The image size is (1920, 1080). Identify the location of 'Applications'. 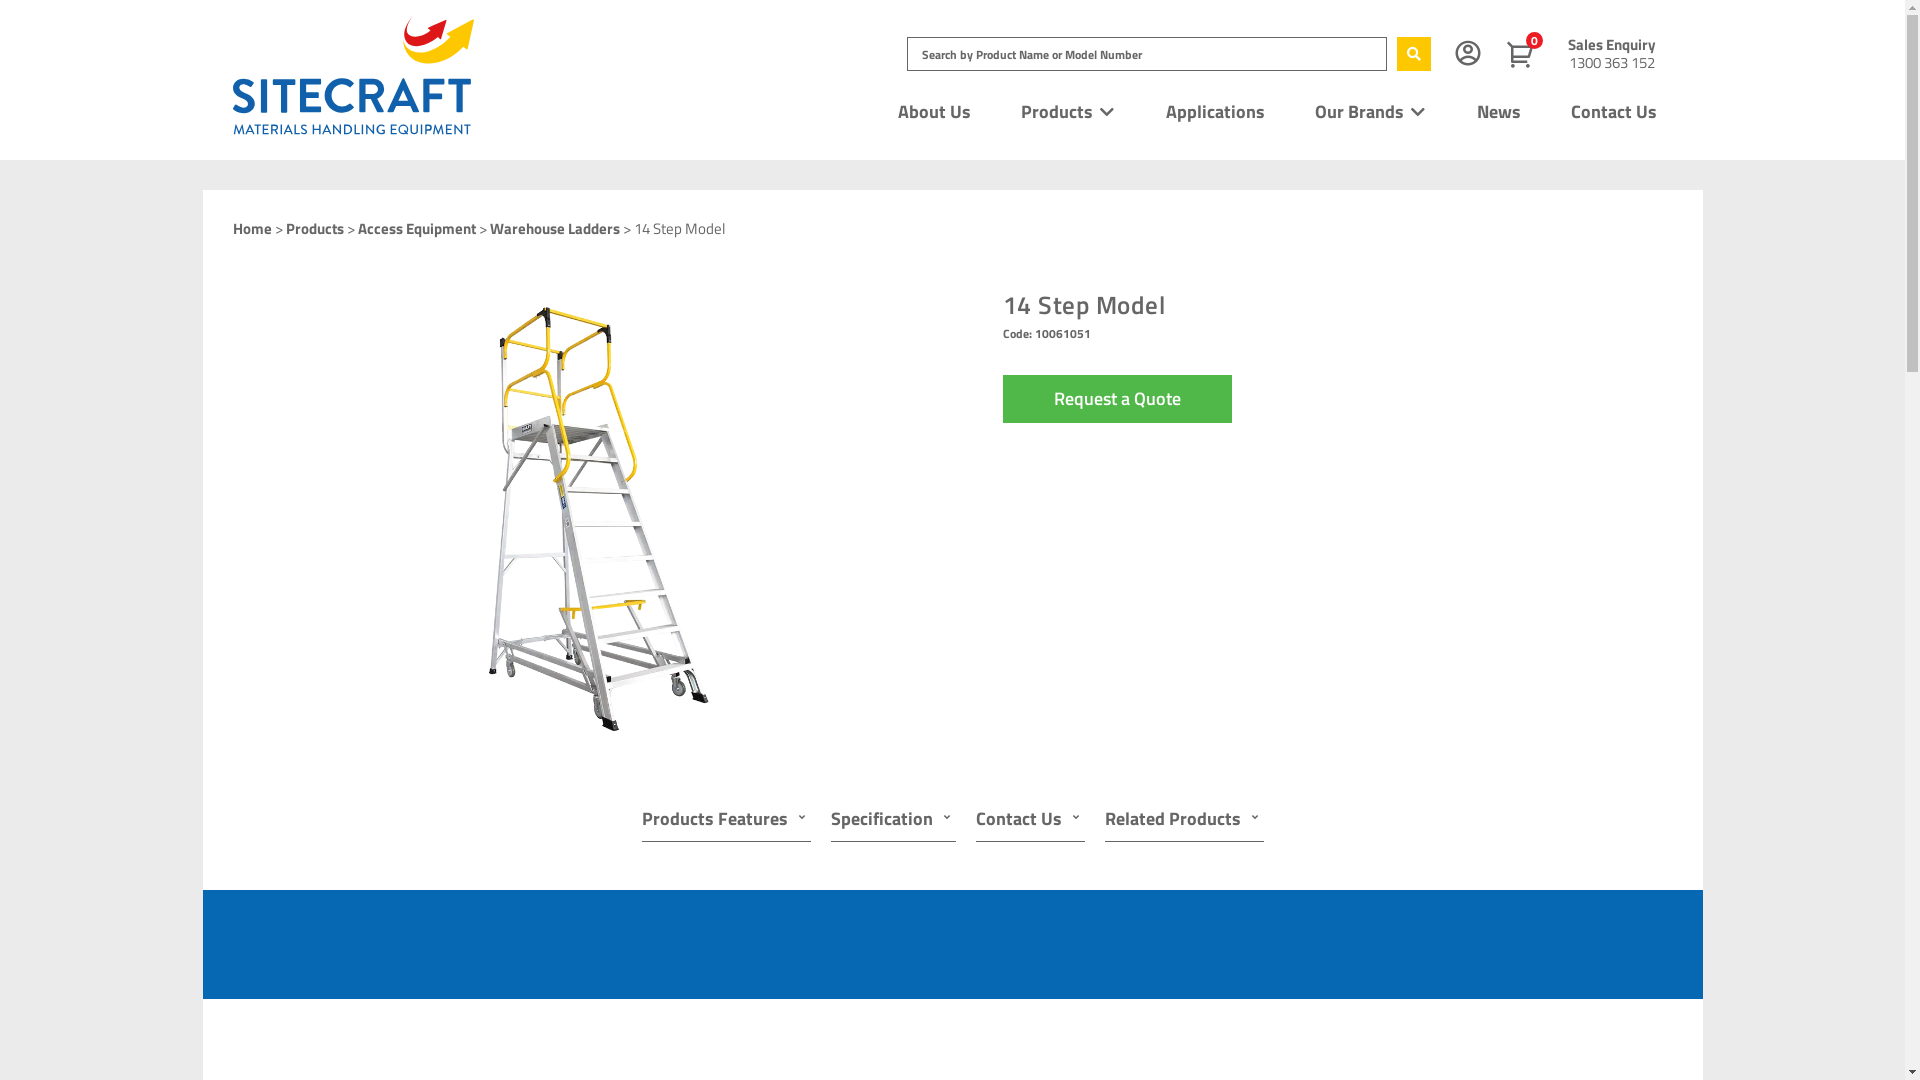
(1166, 111).